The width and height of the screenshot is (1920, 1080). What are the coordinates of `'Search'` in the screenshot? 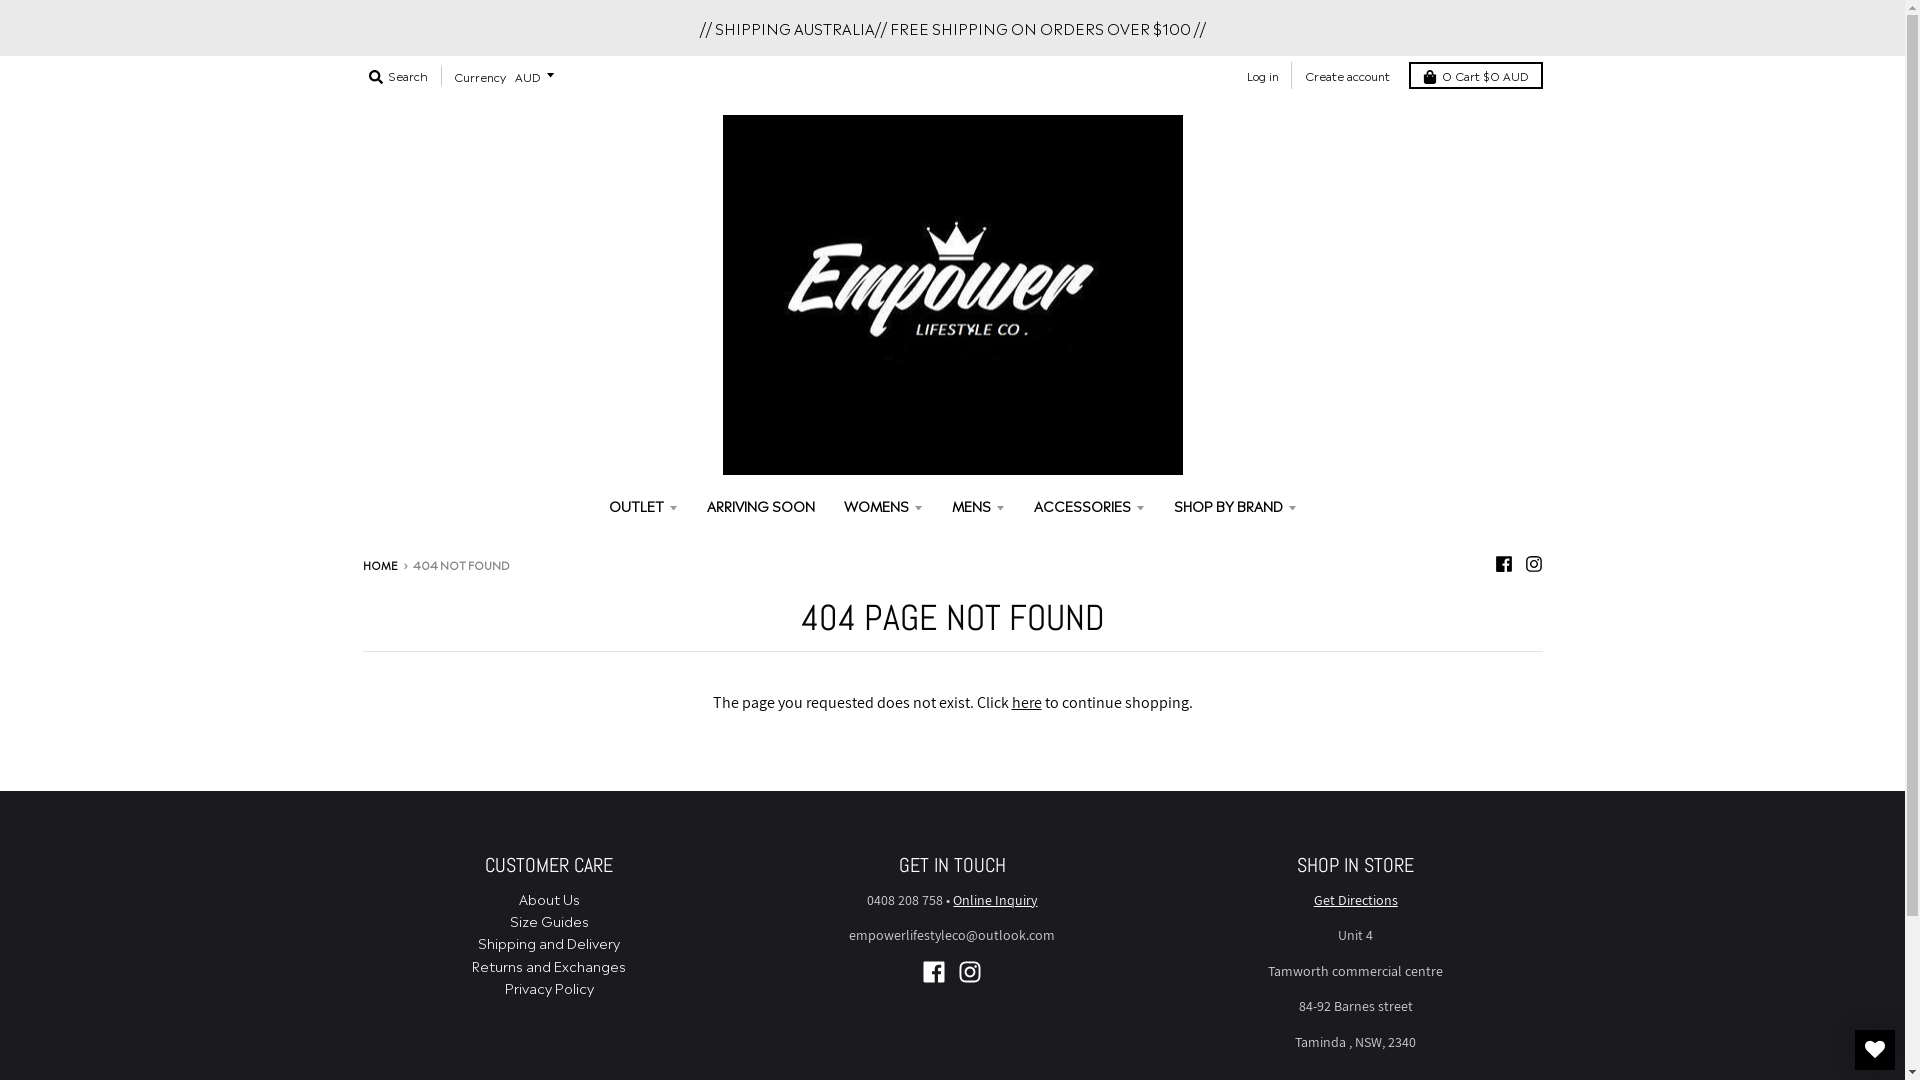 It's located at (397, 74).